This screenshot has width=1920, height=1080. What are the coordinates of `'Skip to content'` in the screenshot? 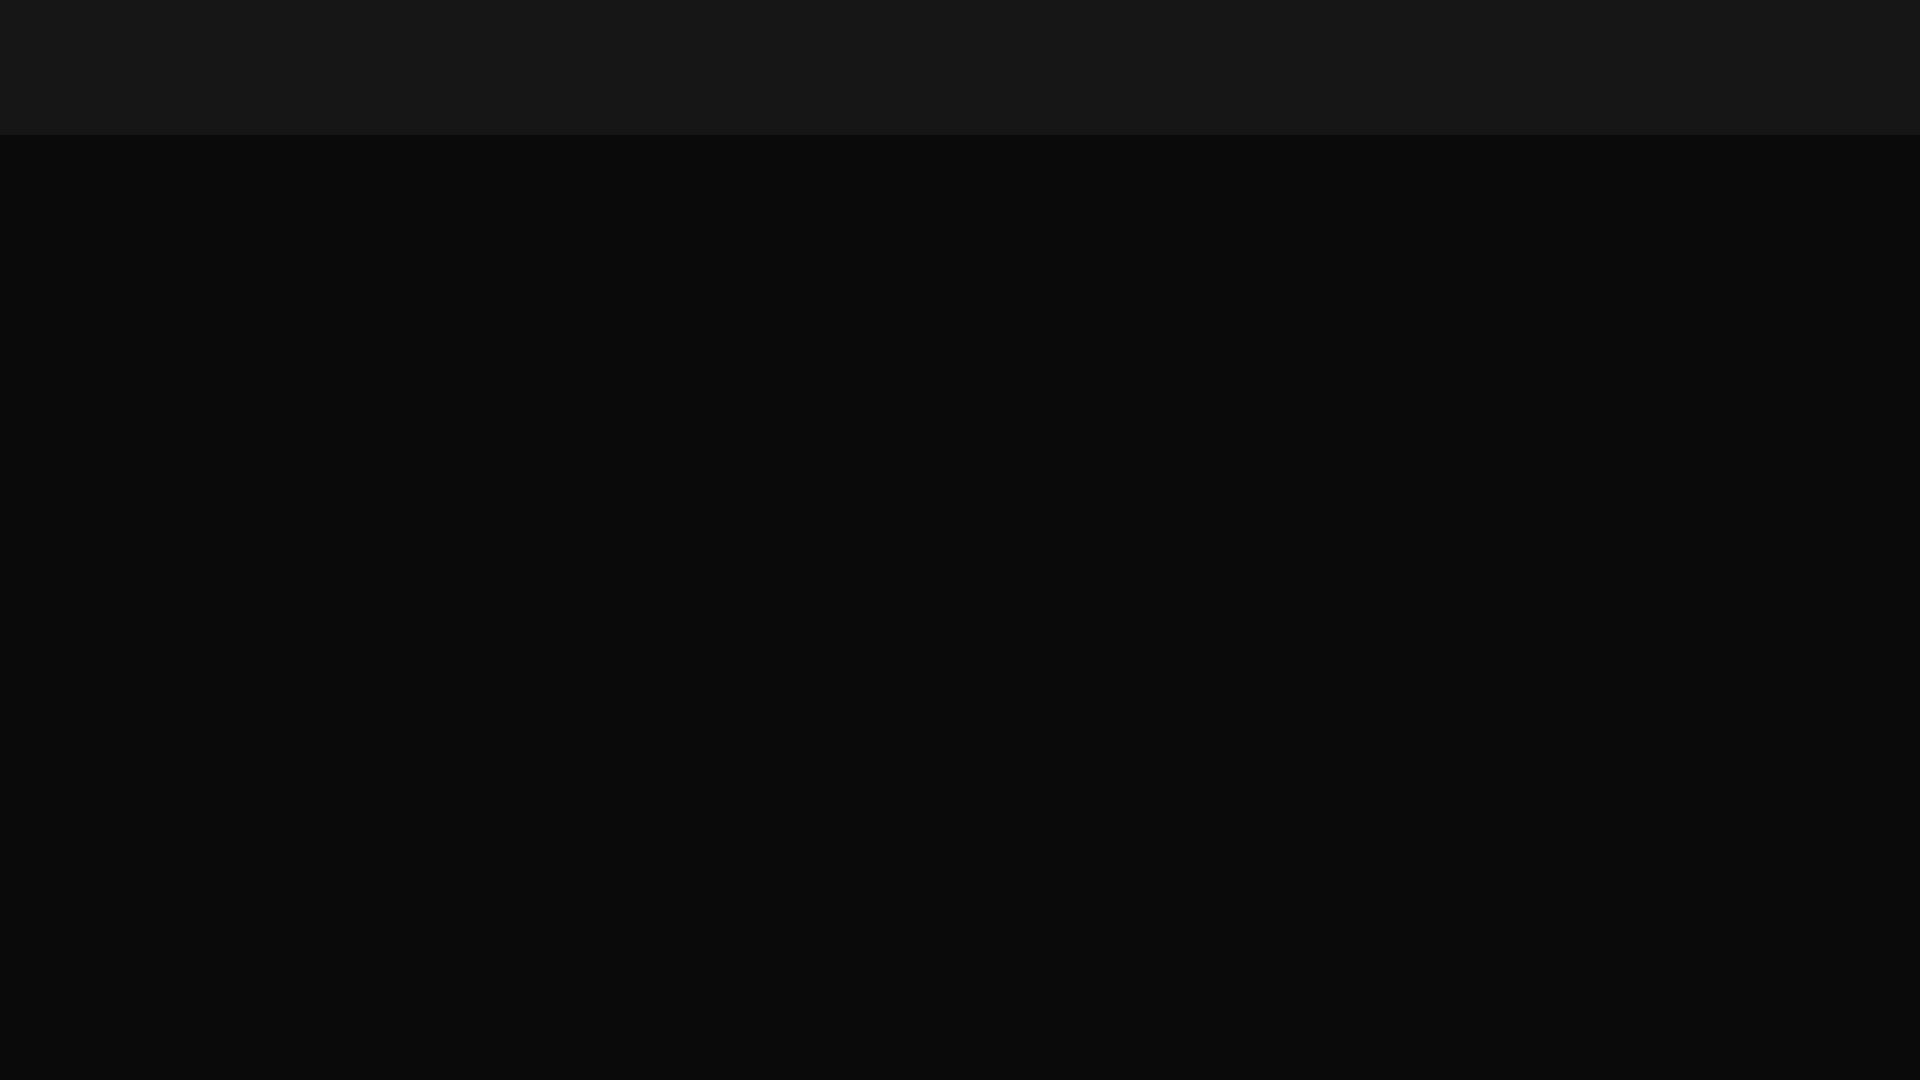 It's located at (0, 0).